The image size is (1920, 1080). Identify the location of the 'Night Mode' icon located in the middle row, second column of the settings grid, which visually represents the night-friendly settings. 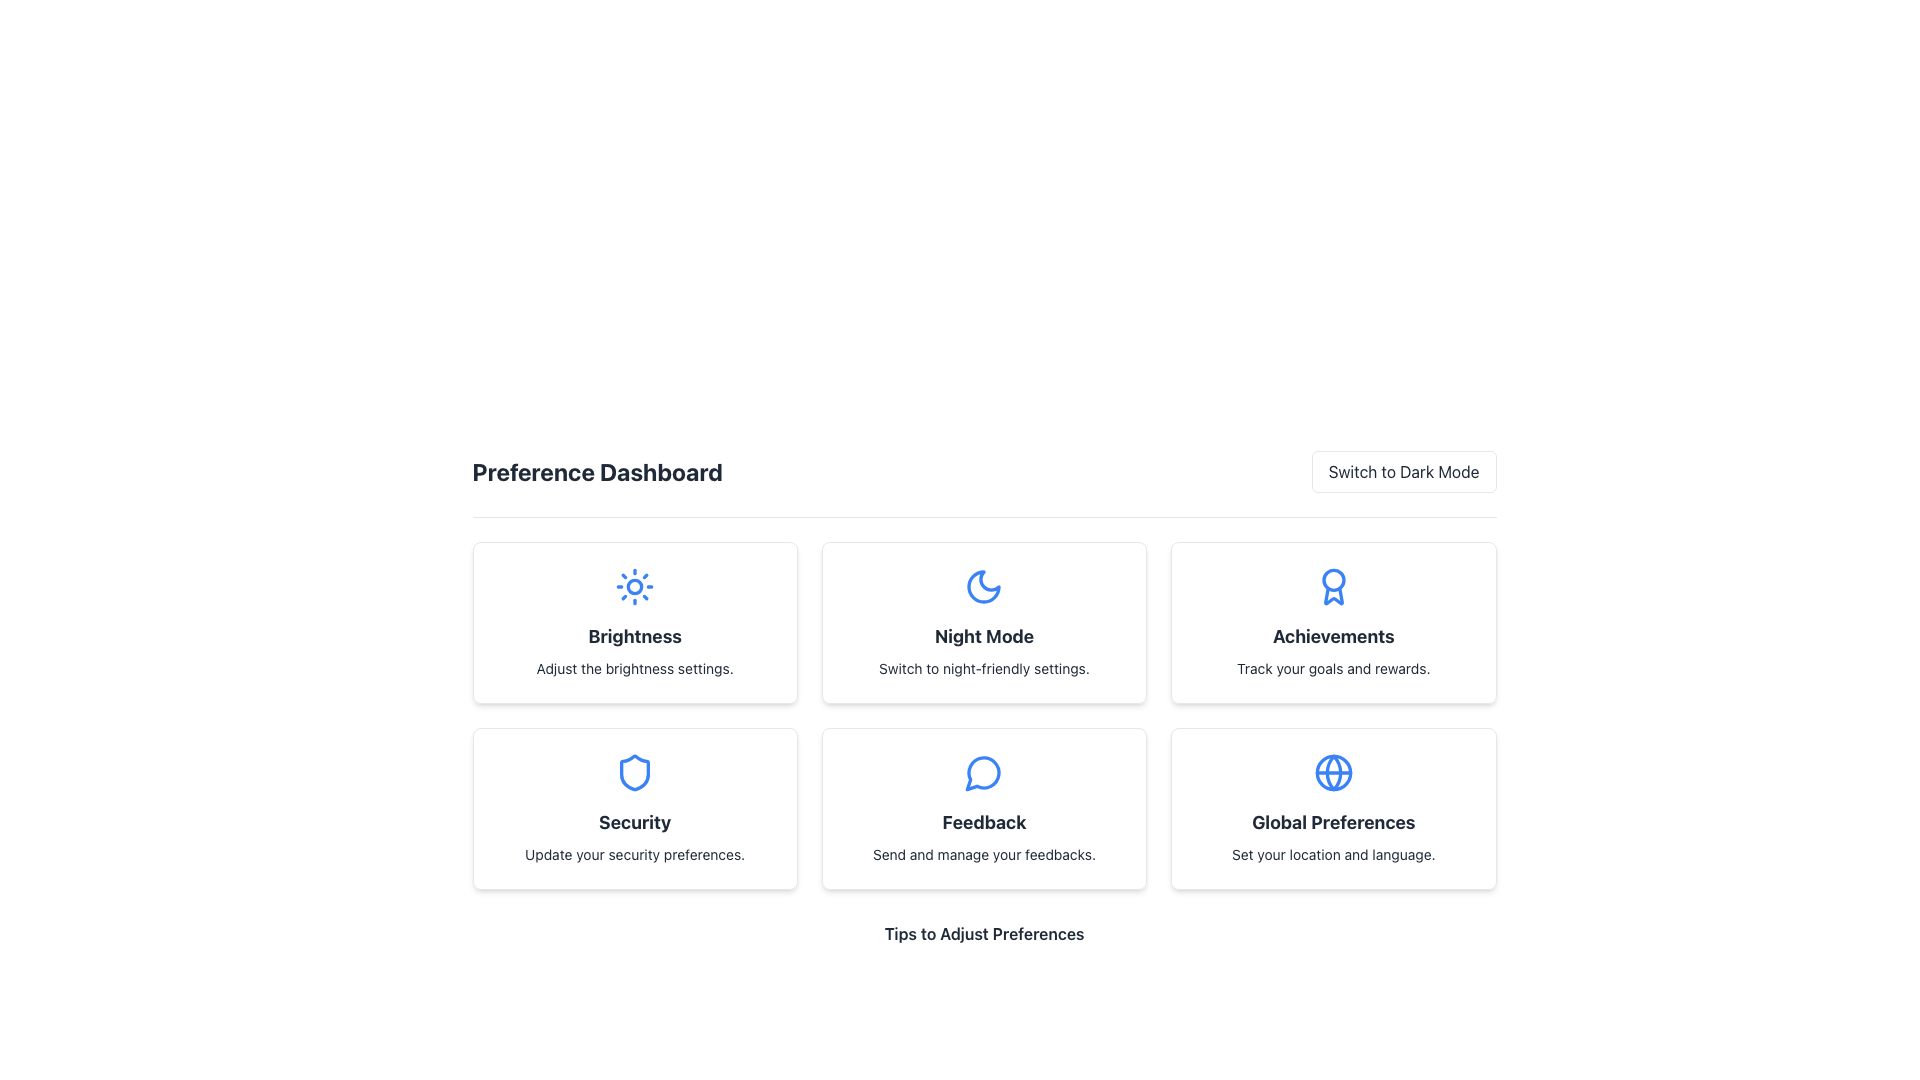
(984, 585).